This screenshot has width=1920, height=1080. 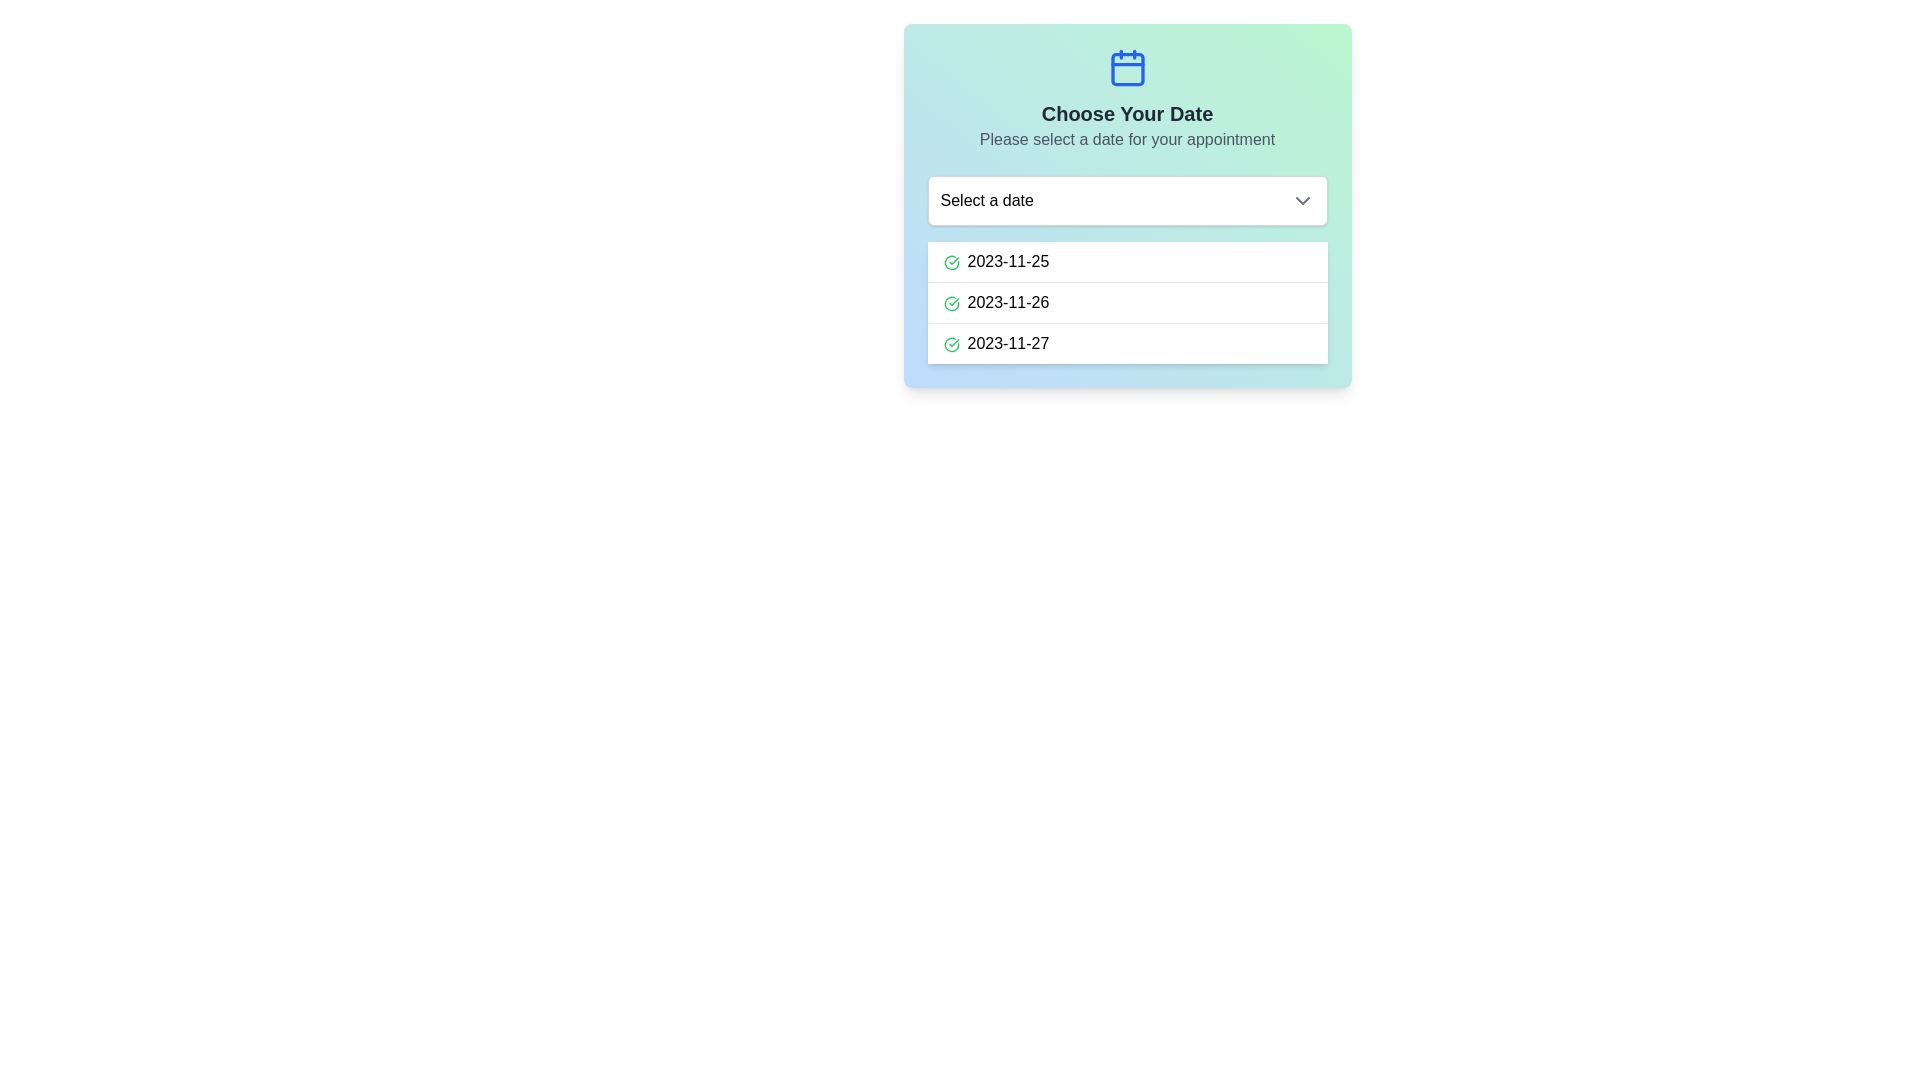 What do you see at coordinates (1302, 200) in the screenshot?
I see `the Dropdown toggle icon, which is a small downward arrow styled with rounded edges and gray color, located on the right edge of the white rectangular box containing the text 'Select a date'` at bounding box center [1302, 200].